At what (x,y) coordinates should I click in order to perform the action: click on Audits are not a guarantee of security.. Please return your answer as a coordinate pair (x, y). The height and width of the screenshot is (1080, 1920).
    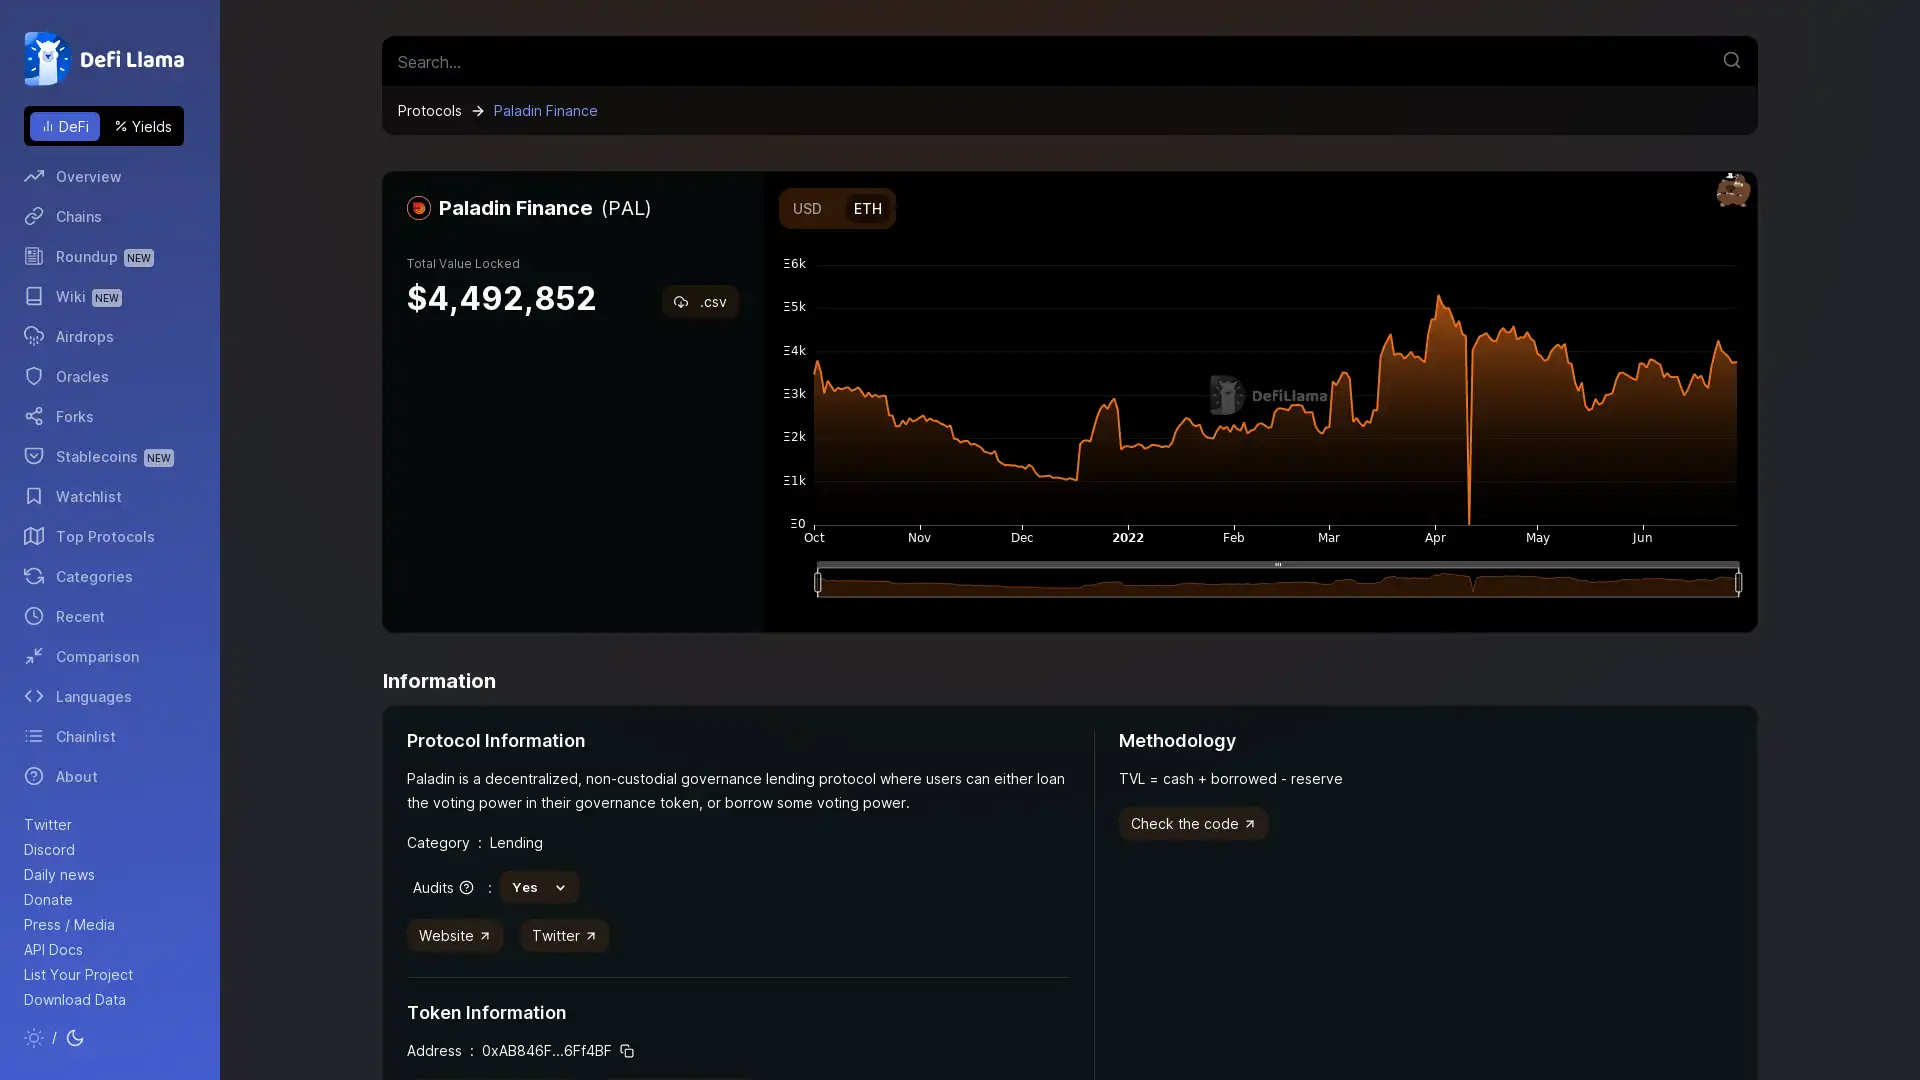
    Looking at the image, I should click on (441, 885).